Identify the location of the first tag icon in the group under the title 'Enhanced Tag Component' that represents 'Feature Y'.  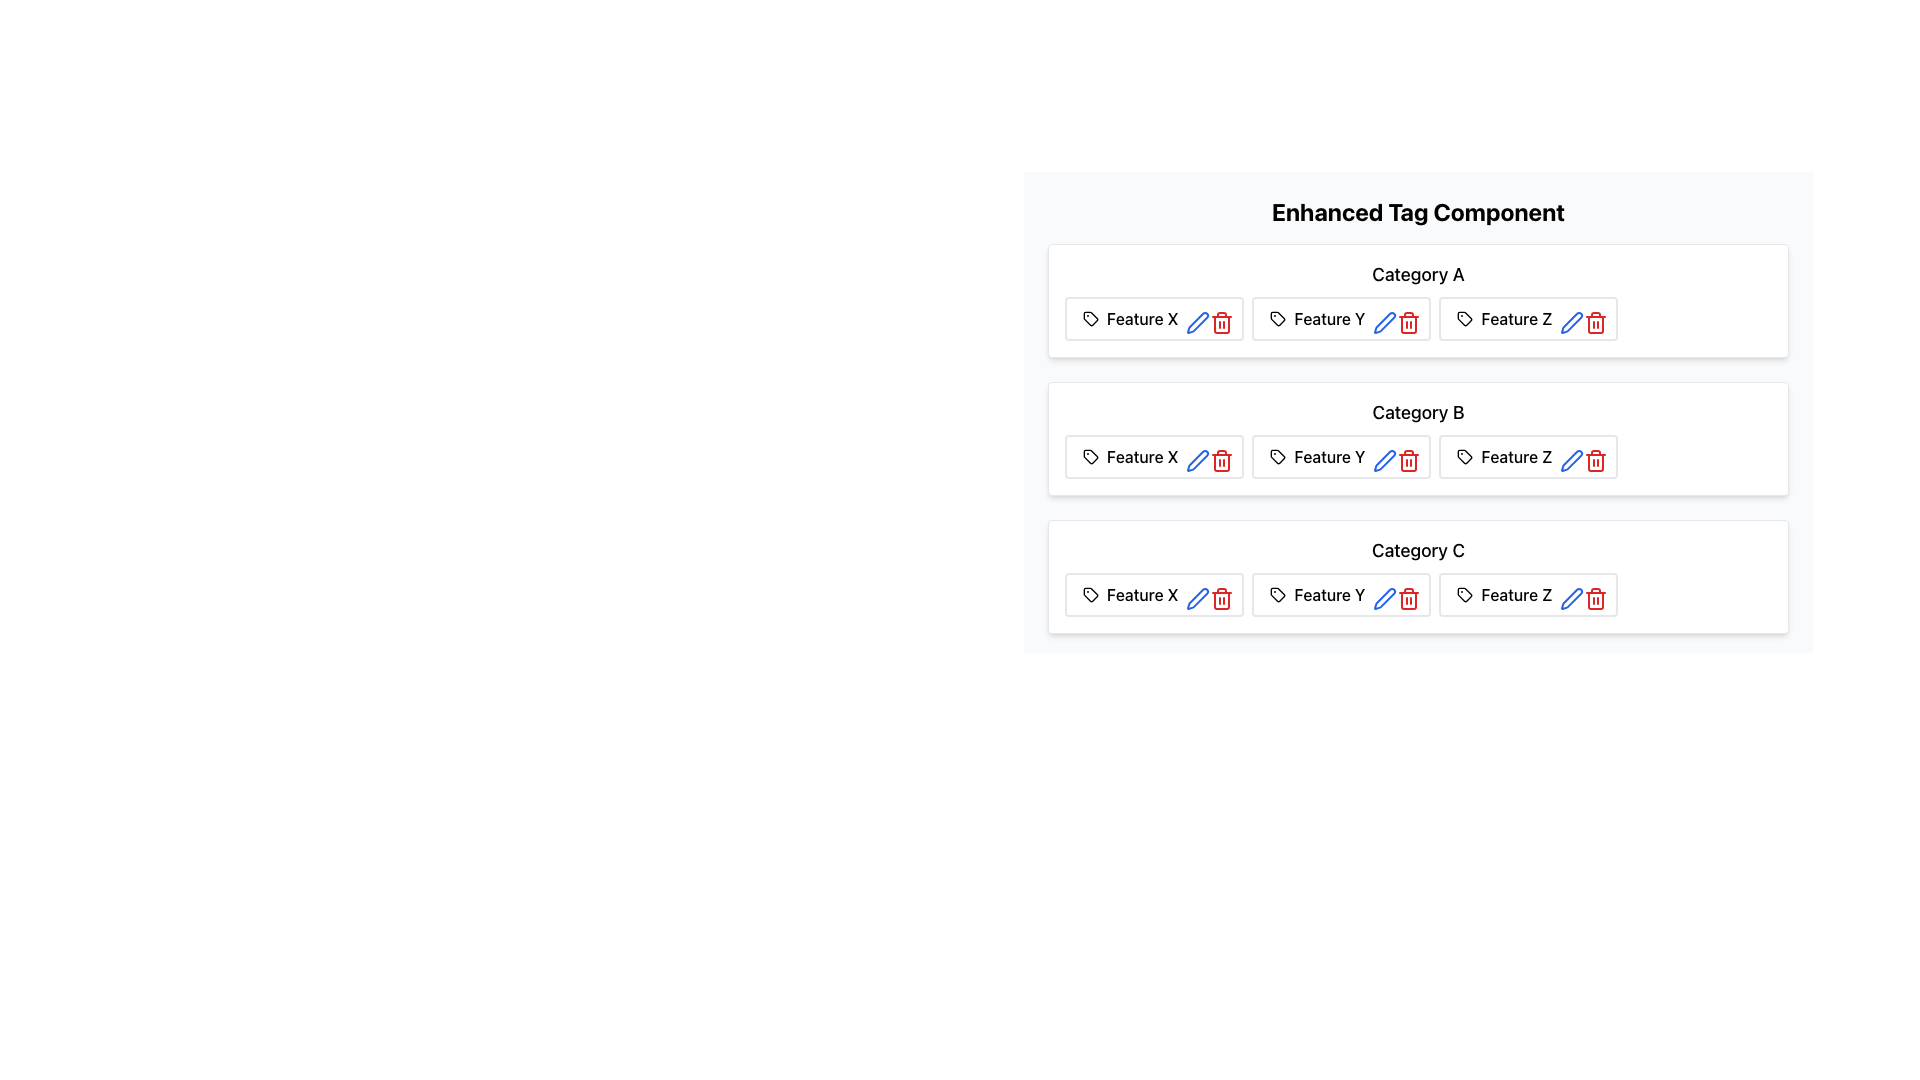
(1277, 318).